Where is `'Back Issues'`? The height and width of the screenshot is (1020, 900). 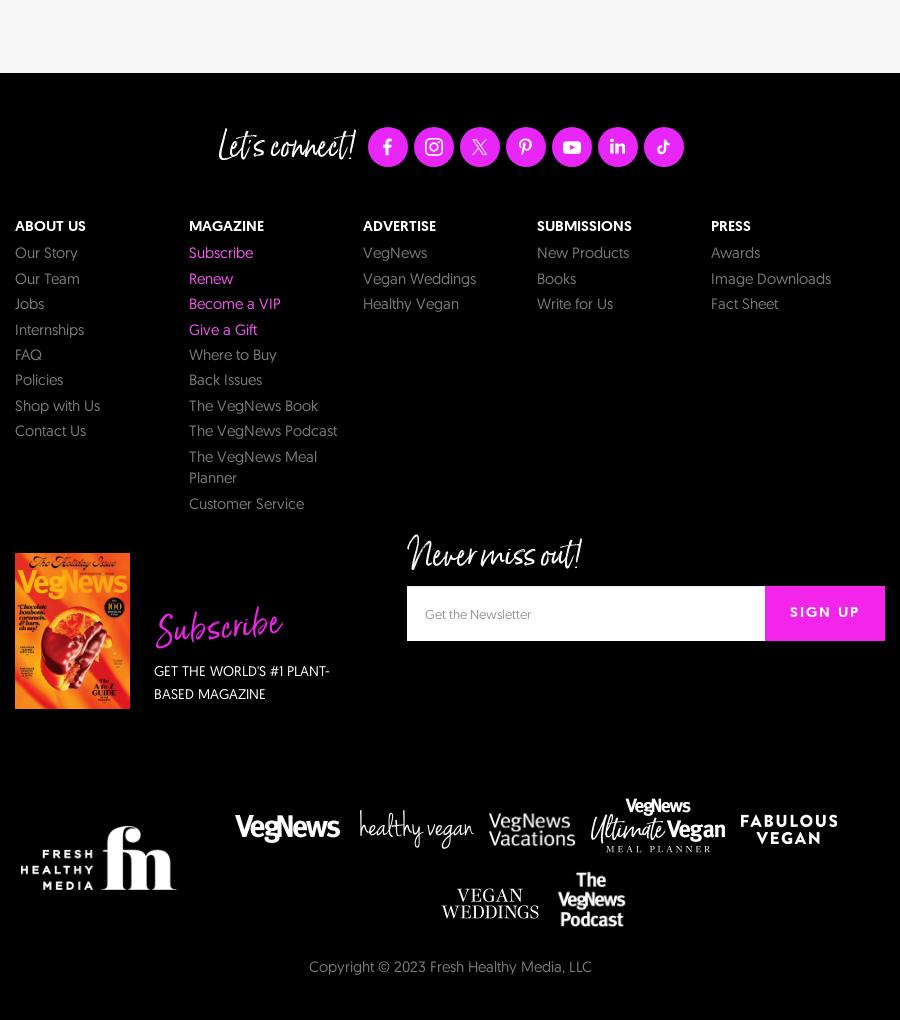
'Back Issues' is located at coordinates (225, 378).